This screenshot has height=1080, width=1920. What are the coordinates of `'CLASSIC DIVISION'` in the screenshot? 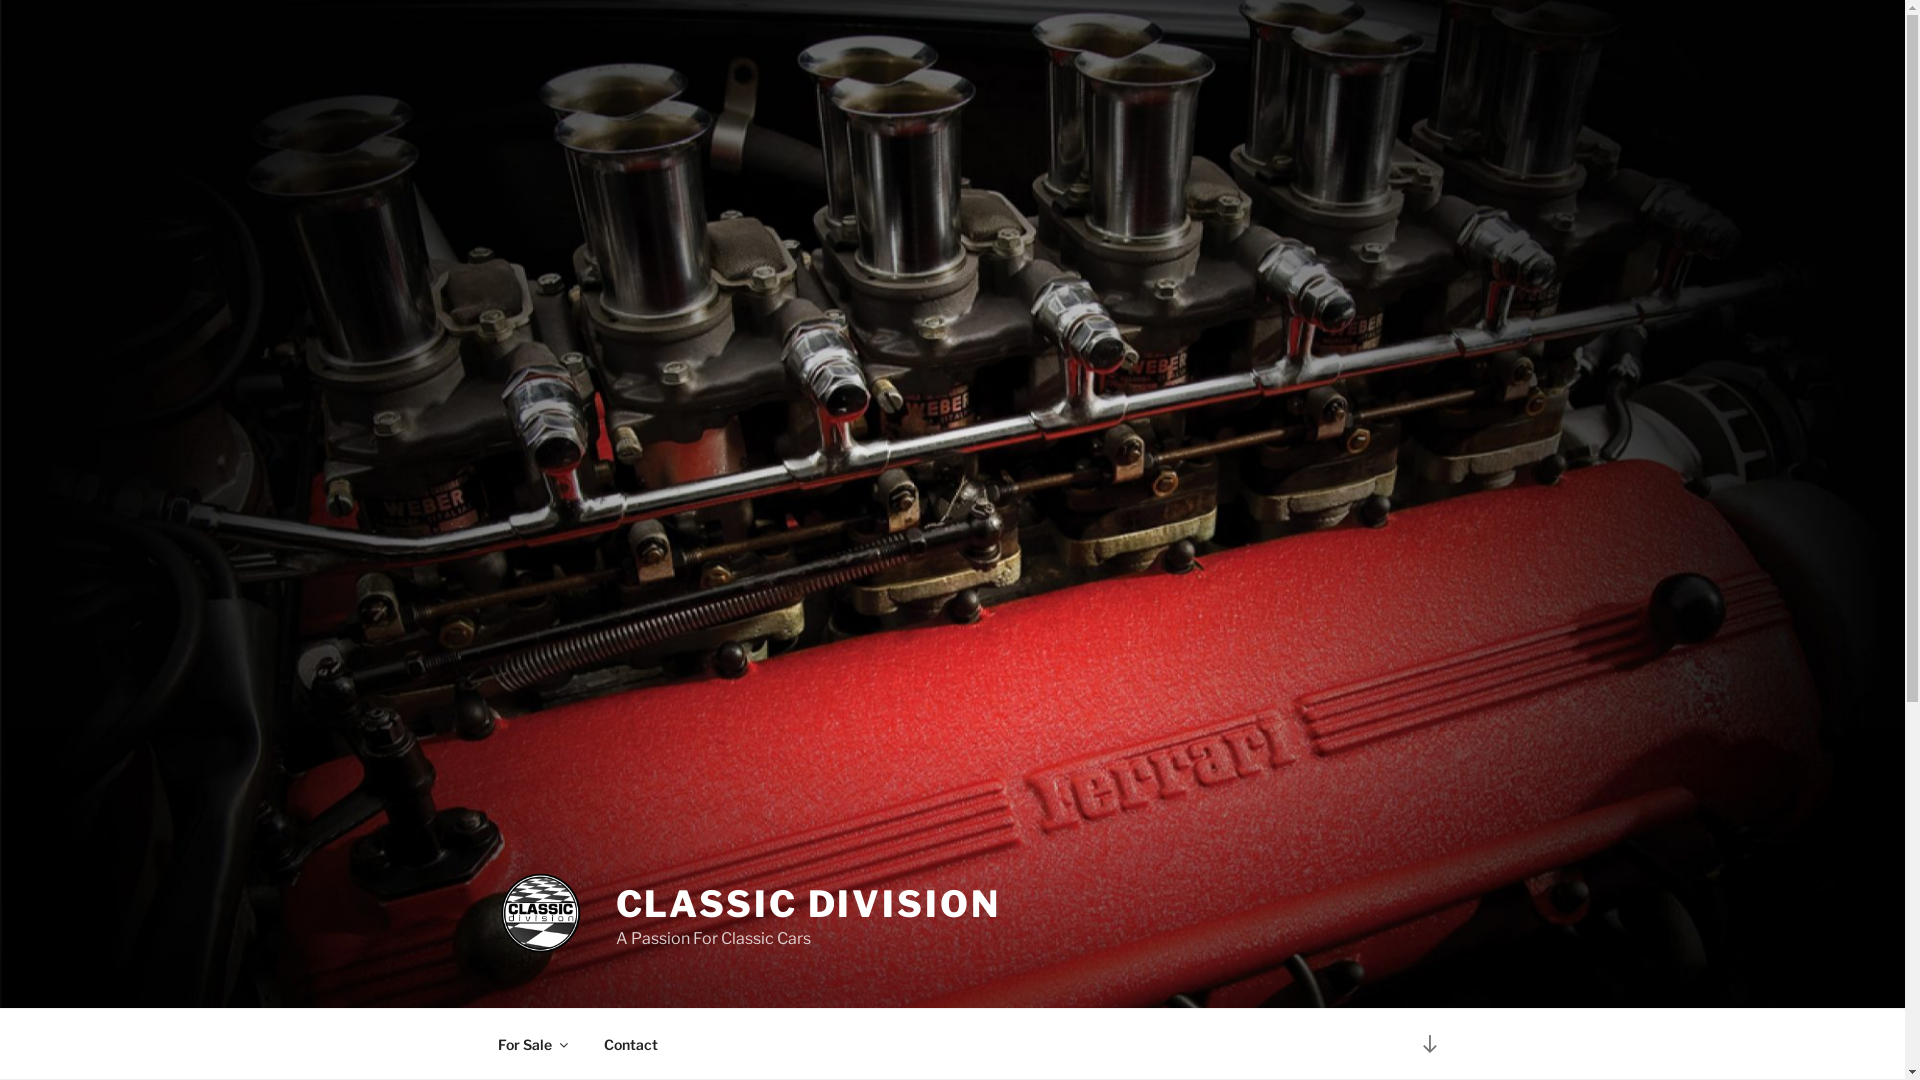 It's located at (808, 903).